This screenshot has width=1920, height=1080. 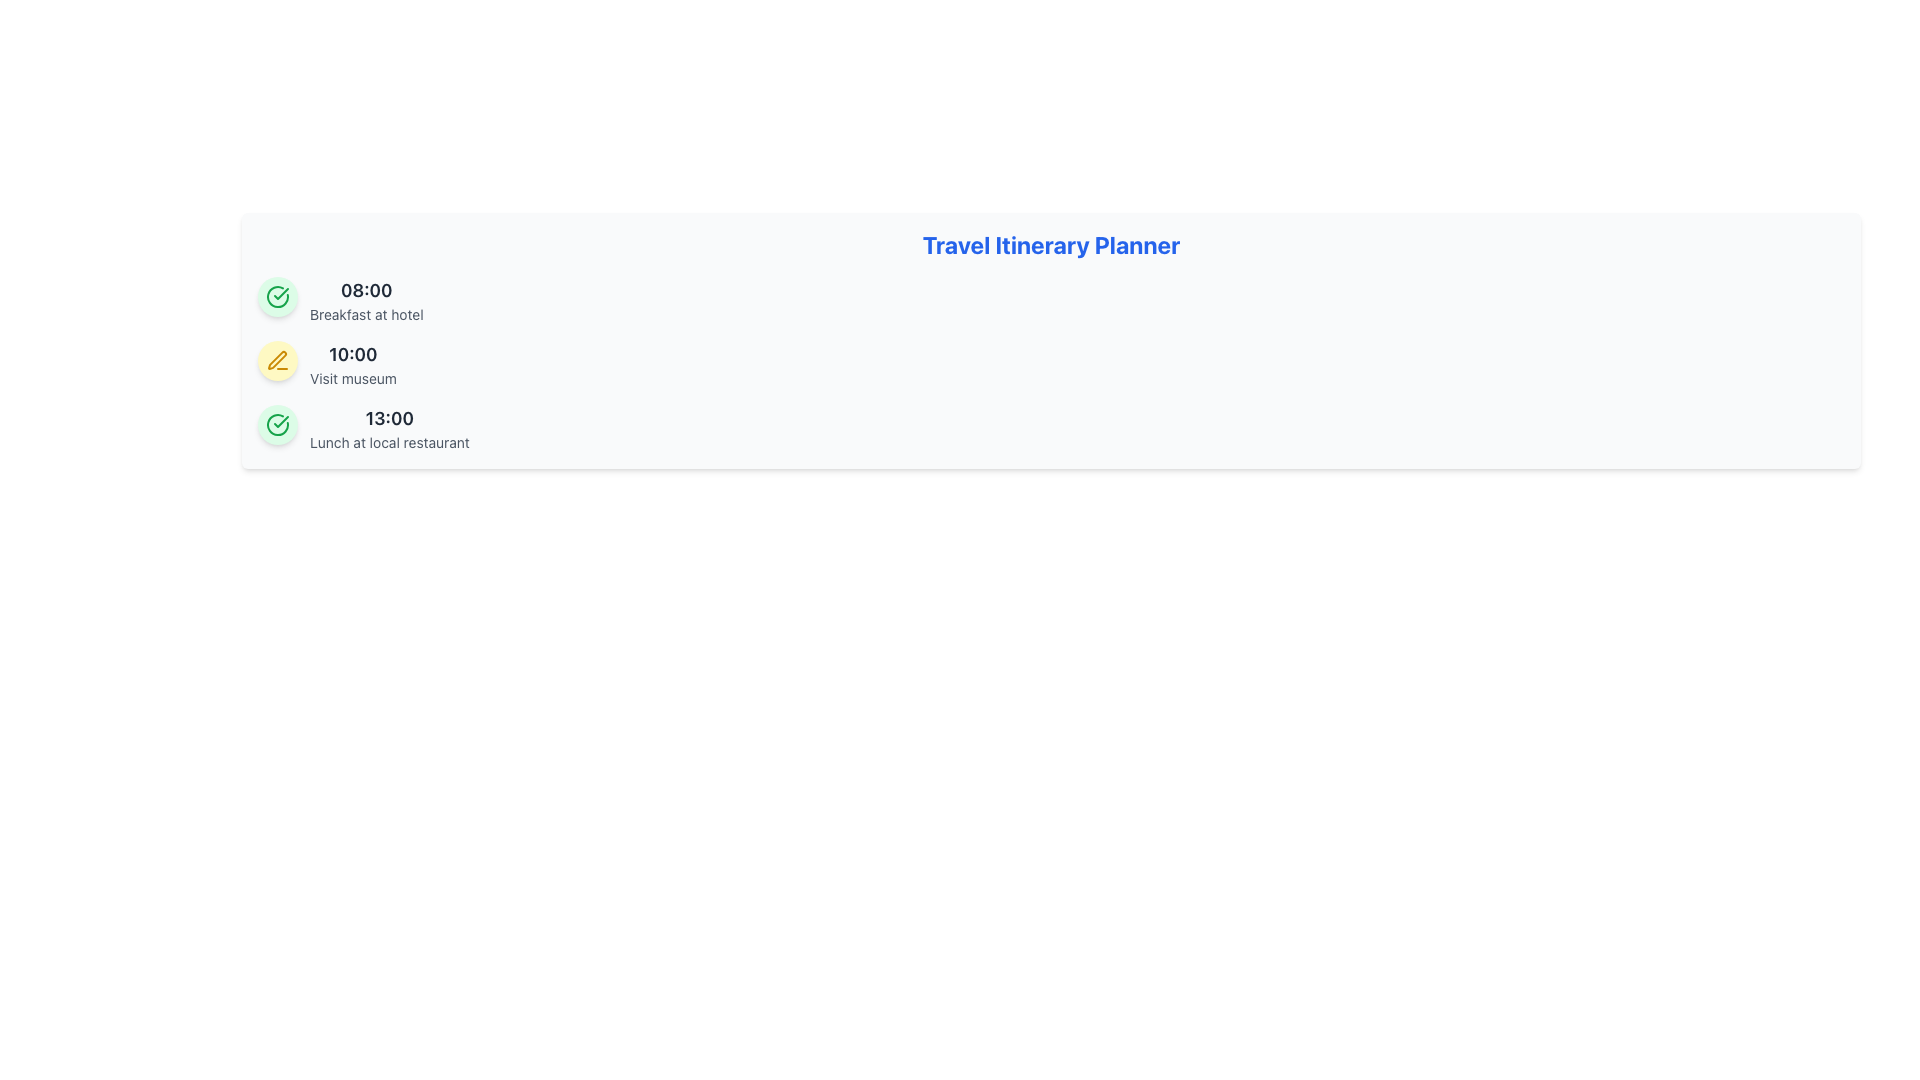 I want to click on on the Schedule Item element displaying '13:00' and 'Lunch at local restaurant', so click(x=389, y=427).